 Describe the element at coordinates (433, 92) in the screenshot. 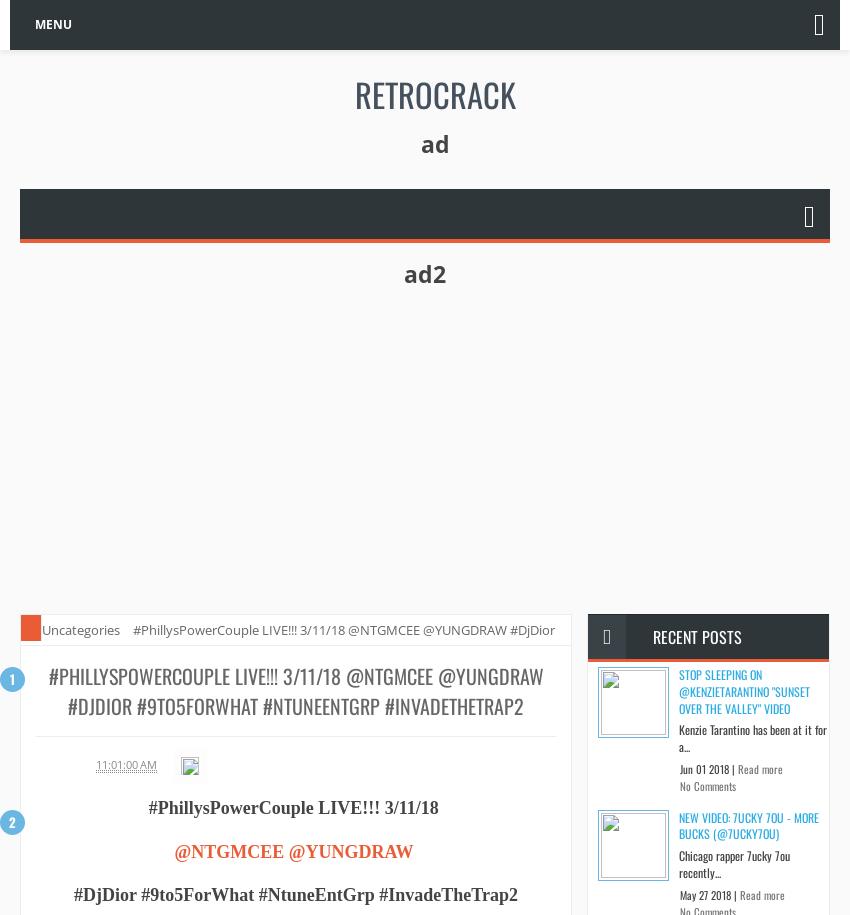

I see `'RetrocracK'` at that location.